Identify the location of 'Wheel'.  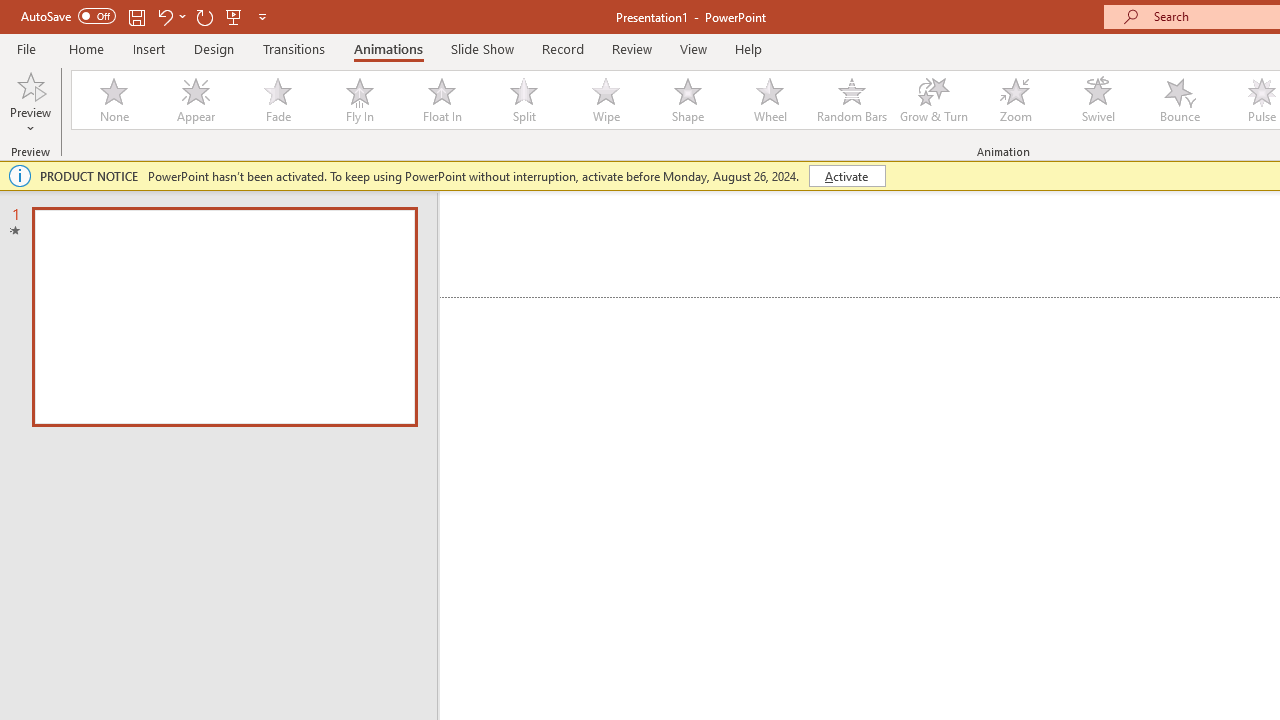
(769, 100).